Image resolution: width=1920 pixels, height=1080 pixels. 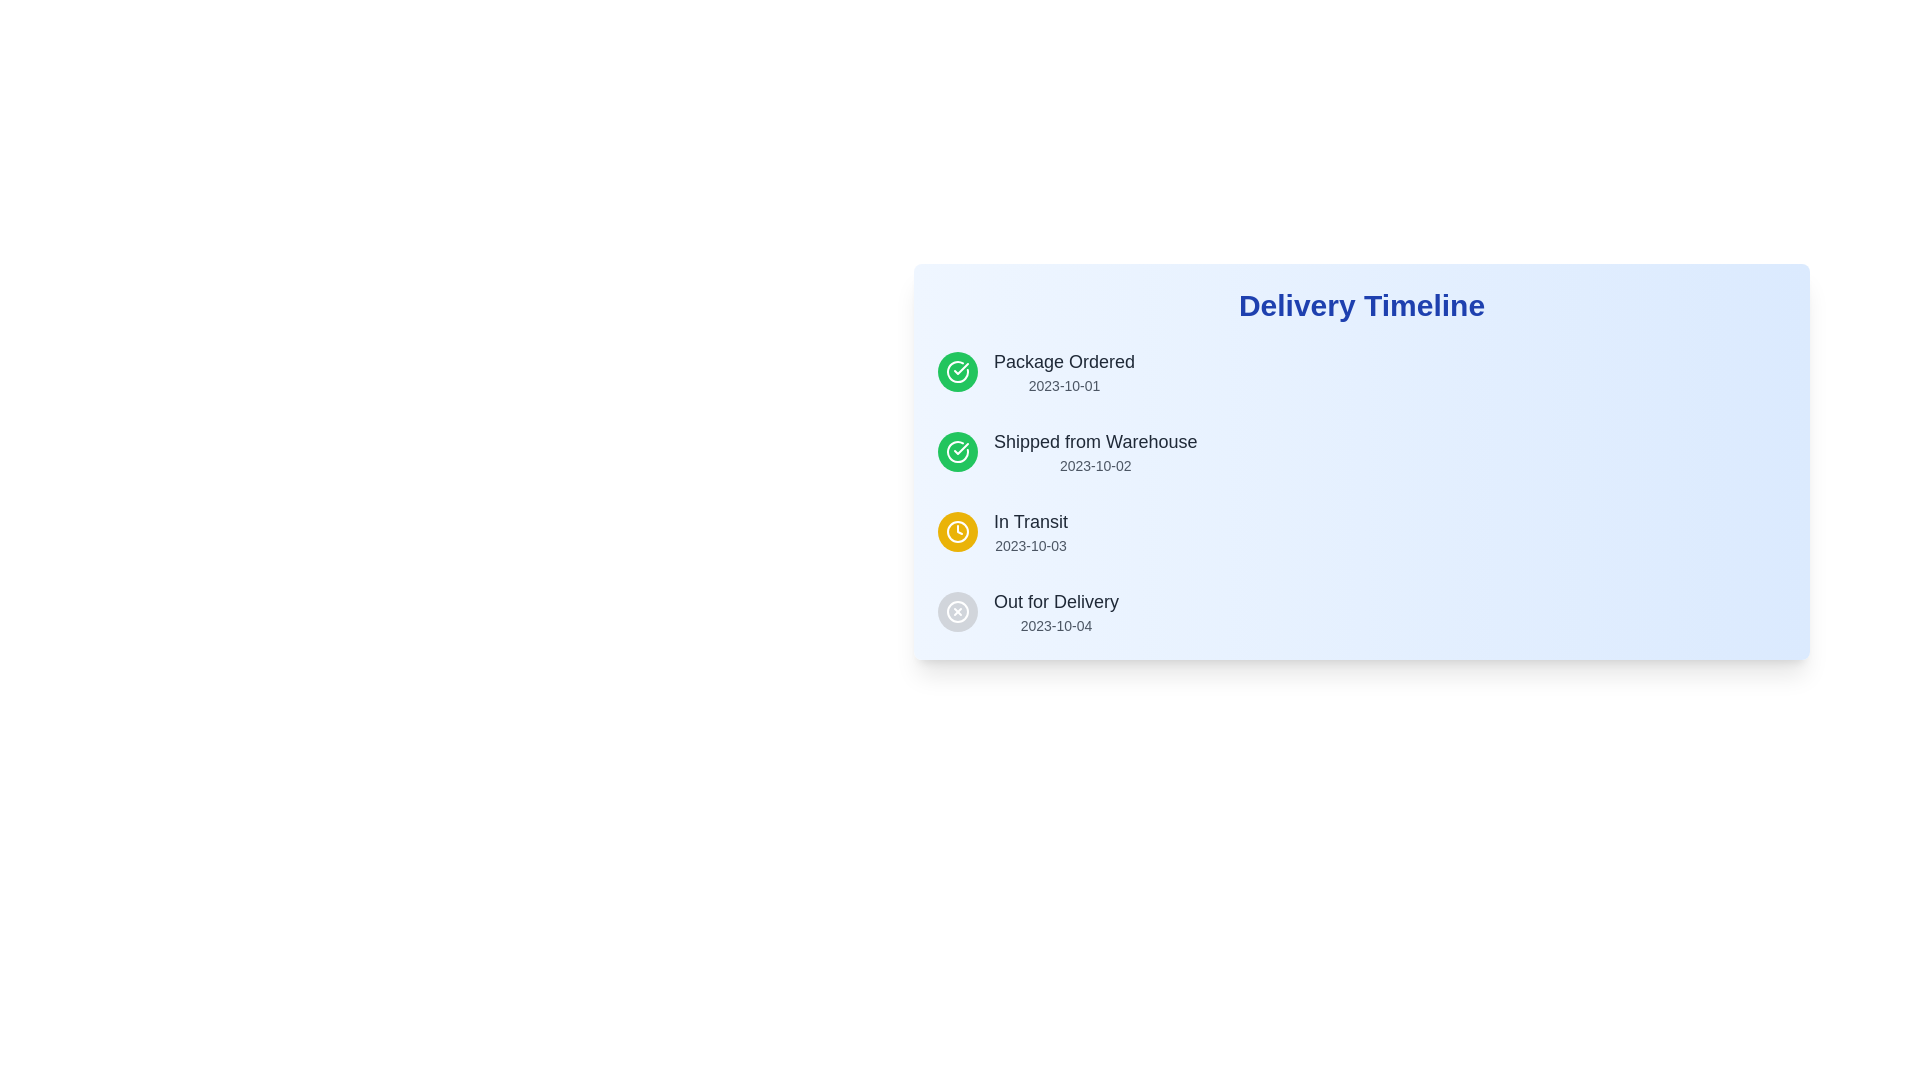 I want to click on the circular icon with a checkmark inside it, representing 'Package Ordered' in the 'Delivery Timeline' card, so click(x=957, y=451).